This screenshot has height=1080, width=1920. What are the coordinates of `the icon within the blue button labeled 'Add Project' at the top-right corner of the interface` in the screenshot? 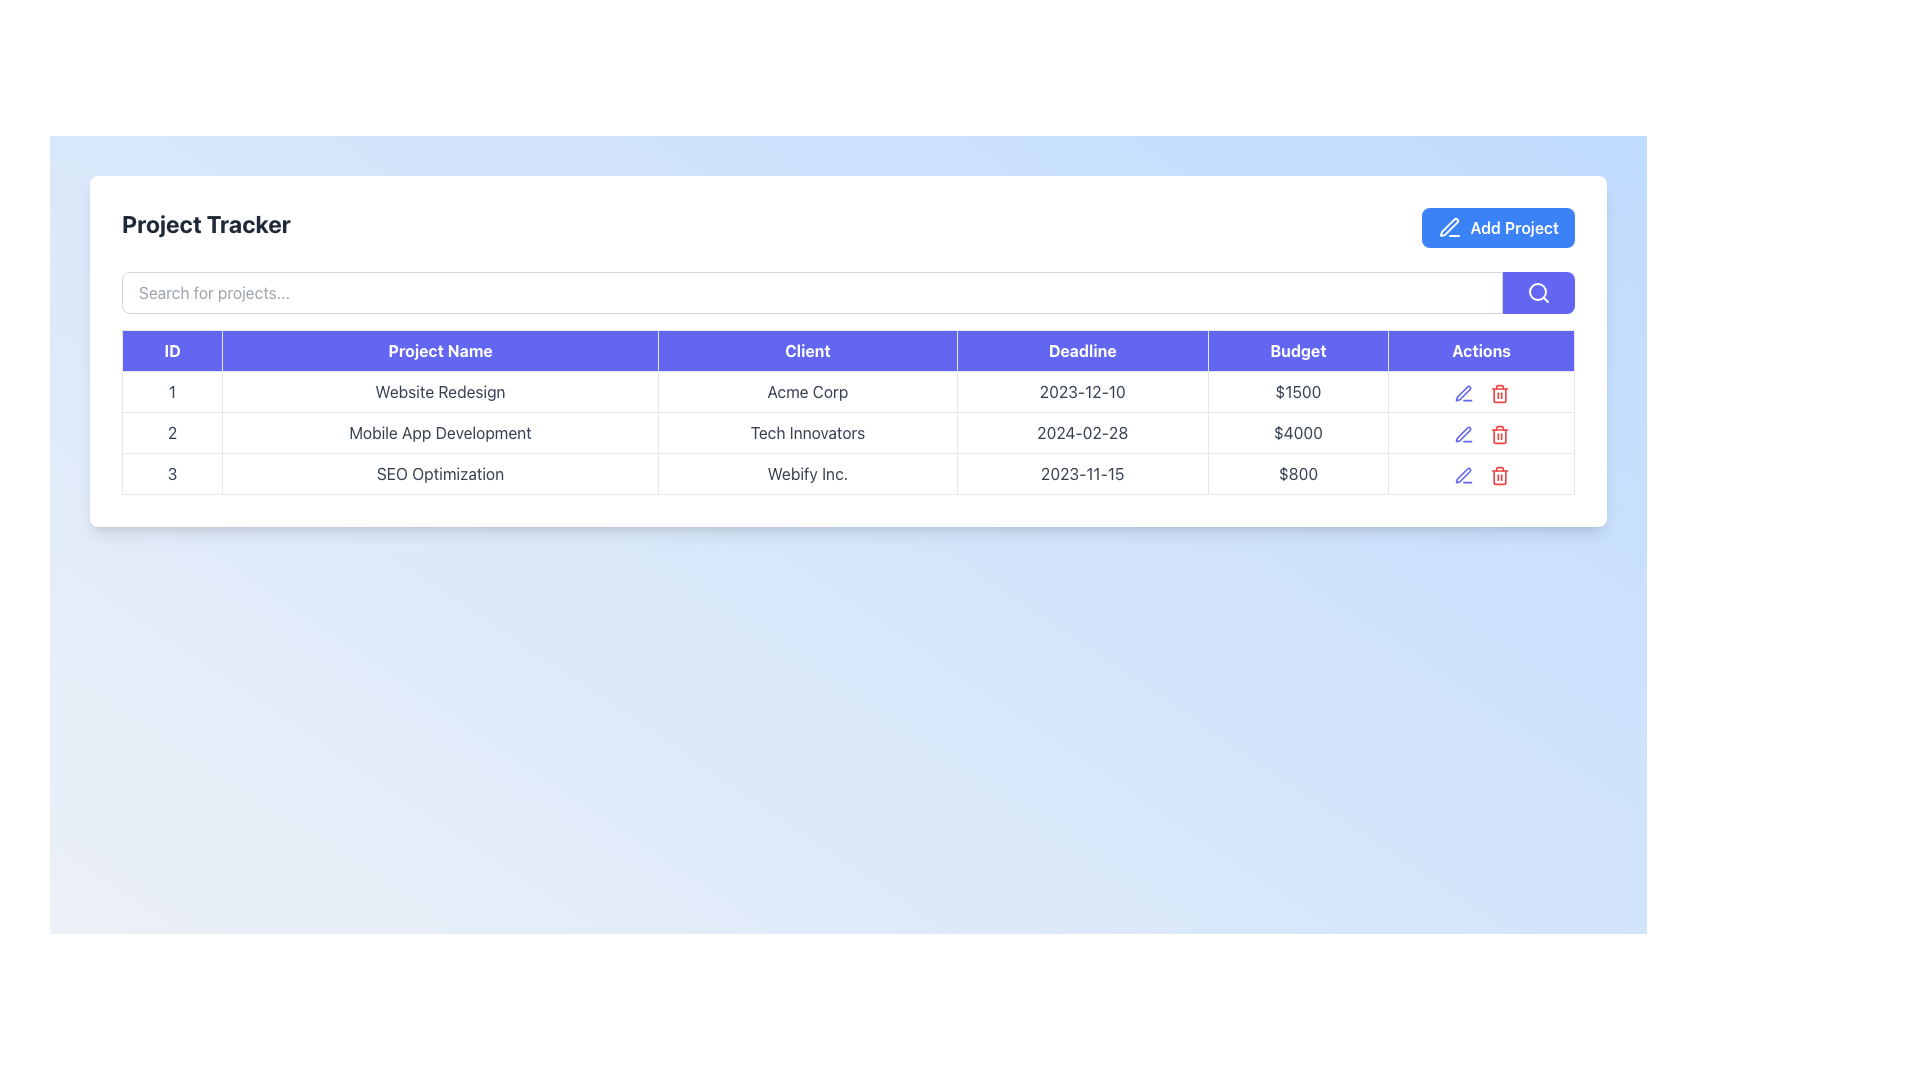 It's located at (1450, 226).